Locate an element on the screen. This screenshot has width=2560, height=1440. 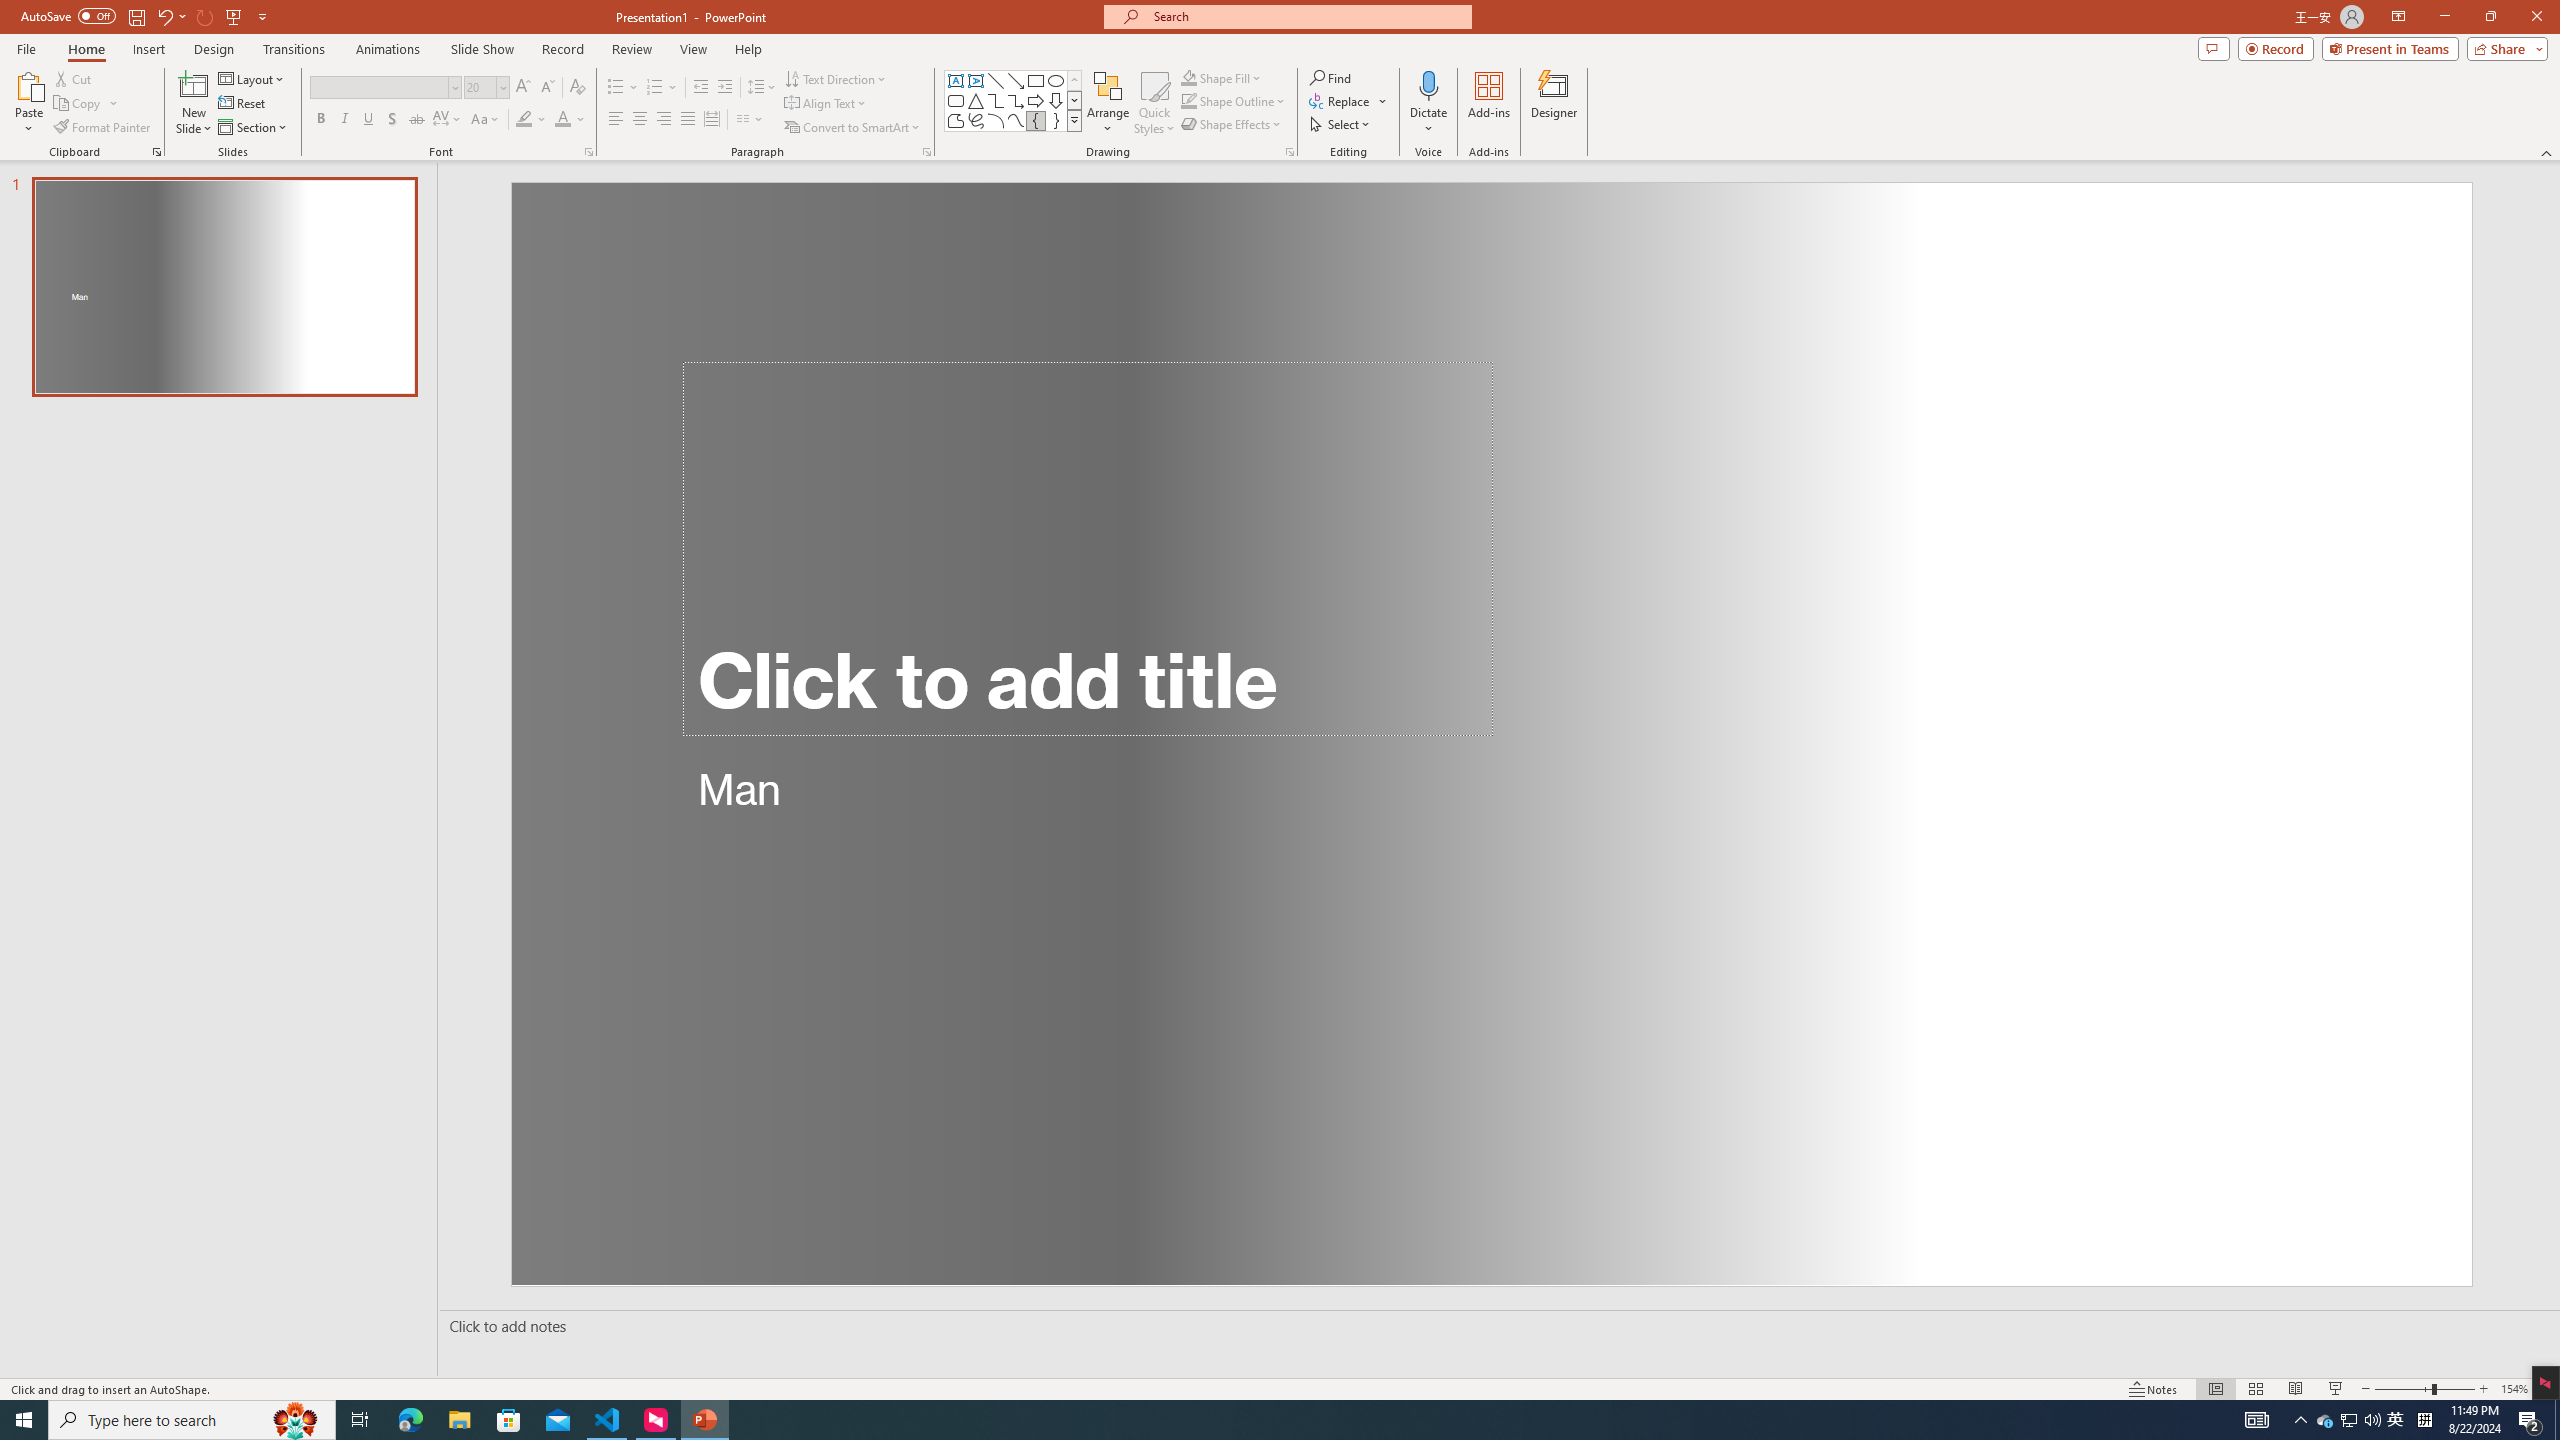
'Underline' is located at coordinates (367, 118).